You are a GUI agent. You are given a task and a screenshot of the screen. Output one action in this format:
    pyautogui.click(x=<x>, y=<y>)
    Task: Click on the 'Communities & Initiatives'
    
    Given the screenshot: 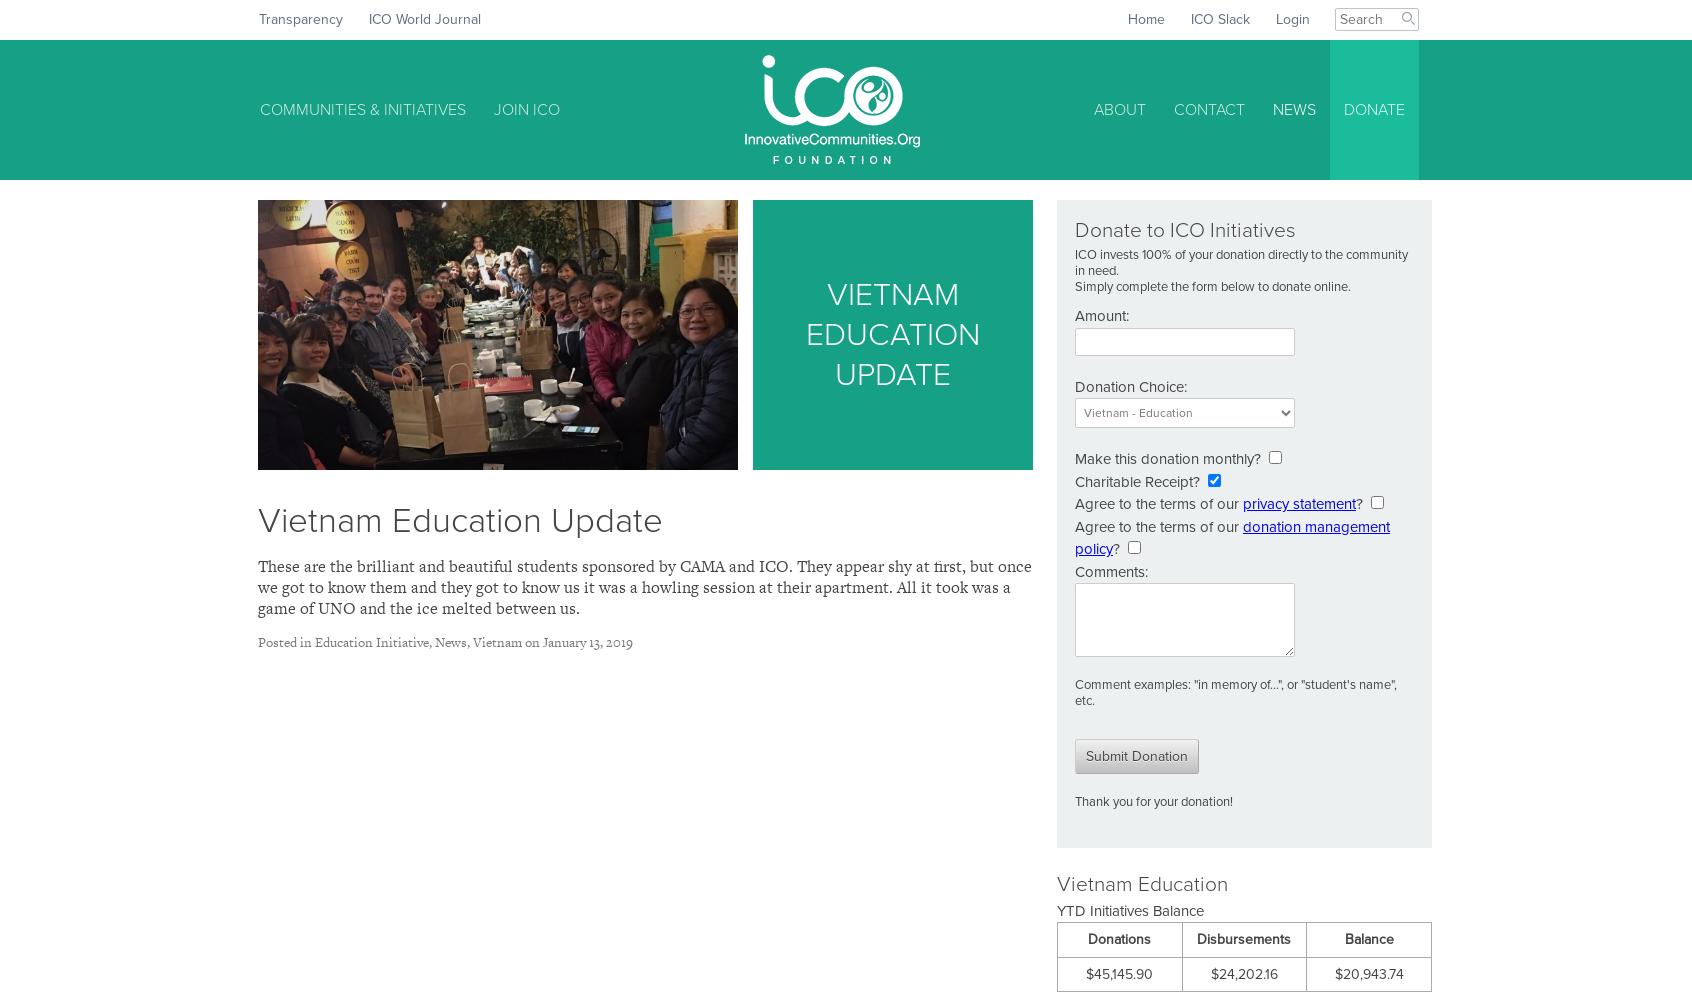 What is the action you would take?
    pyautogui.click(x=362, y=109)
    